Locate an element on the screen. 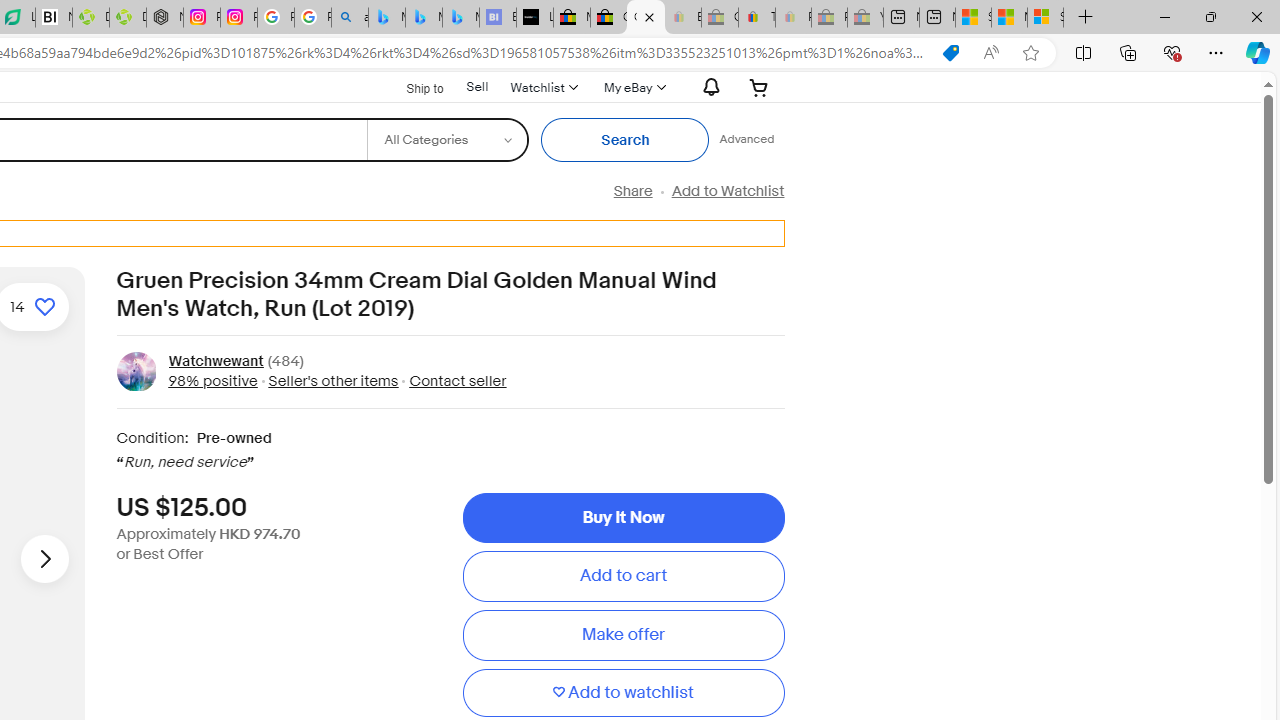  'Notifications' is located at coordinates (706, 86).